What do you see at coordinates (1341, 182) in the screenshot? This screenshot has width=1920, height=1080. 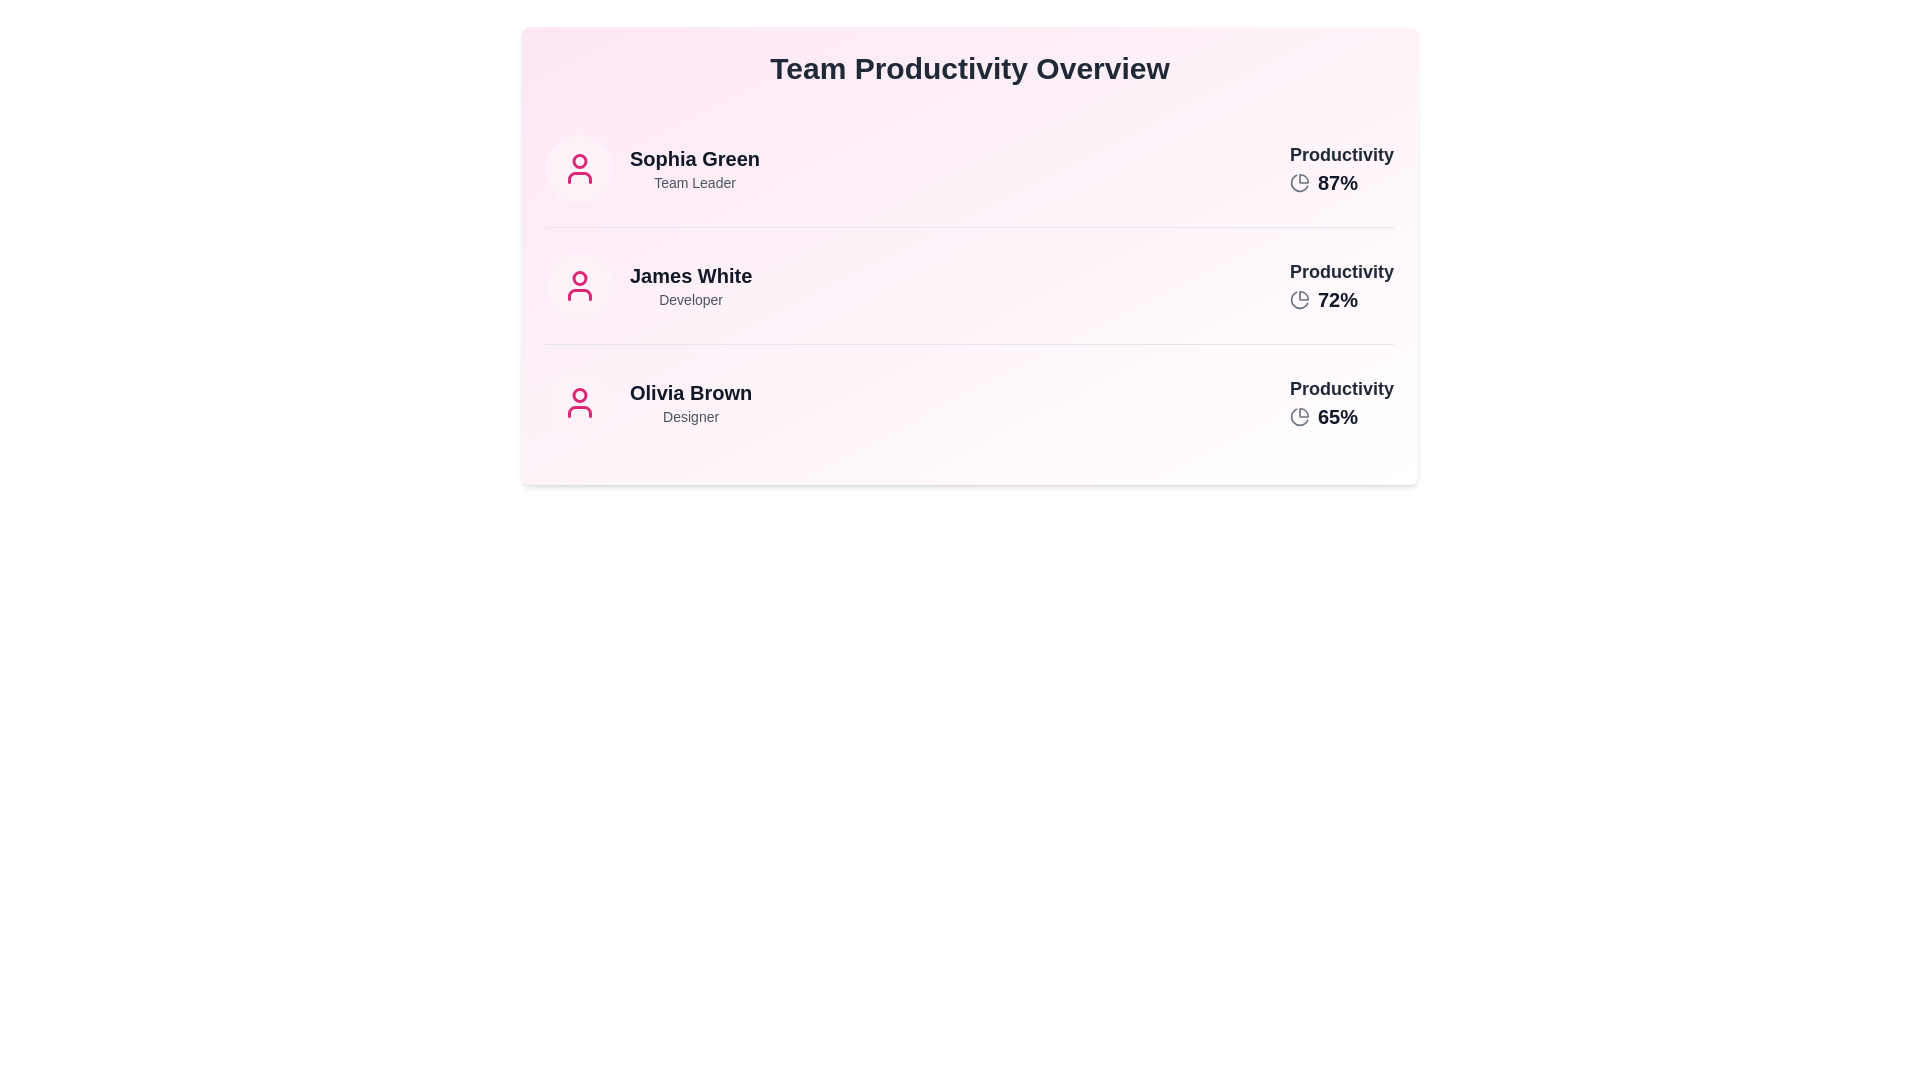 I see `the Text with Visual Icon displaying productivity percentage, located in the top-right section of the row next to the 'Productivity' label` at bounding box center [1341, 182].